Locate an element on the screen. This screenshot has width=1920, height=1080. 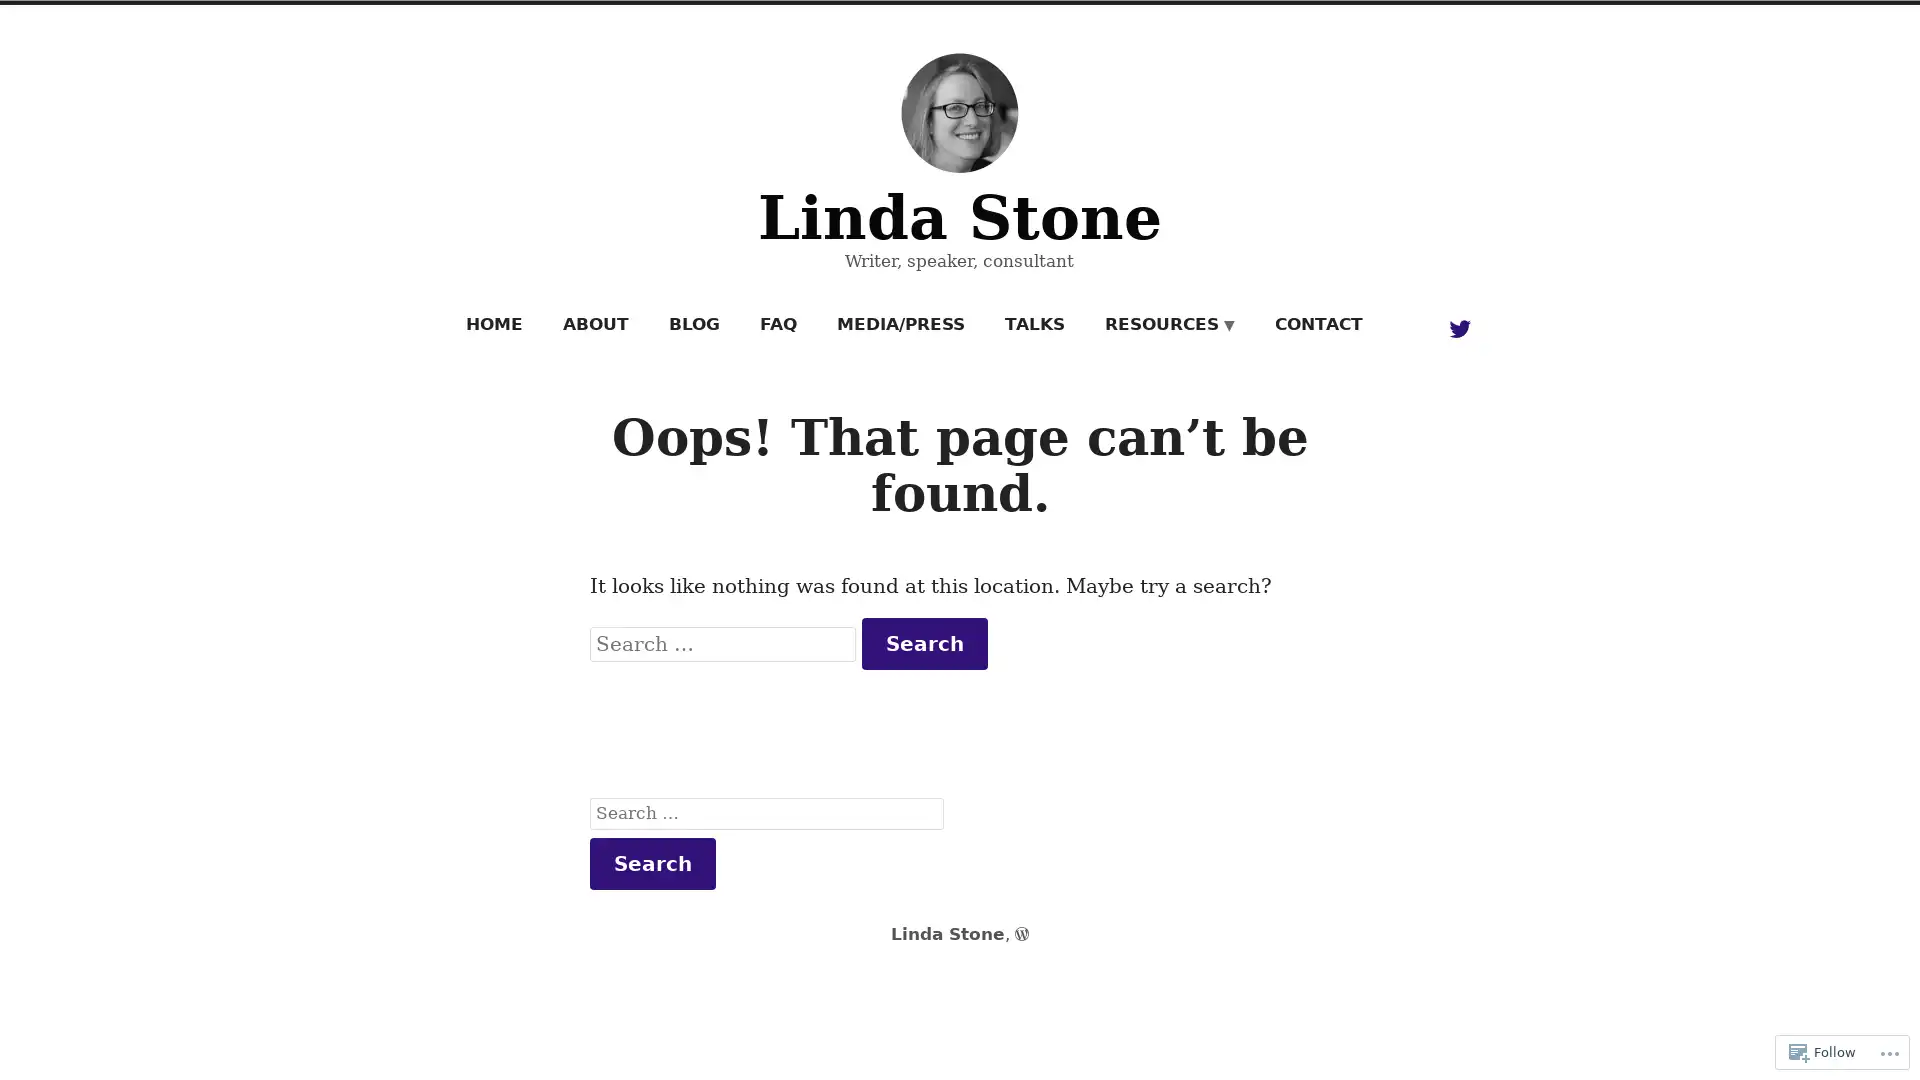
Search is located at coordinates (652, 862).